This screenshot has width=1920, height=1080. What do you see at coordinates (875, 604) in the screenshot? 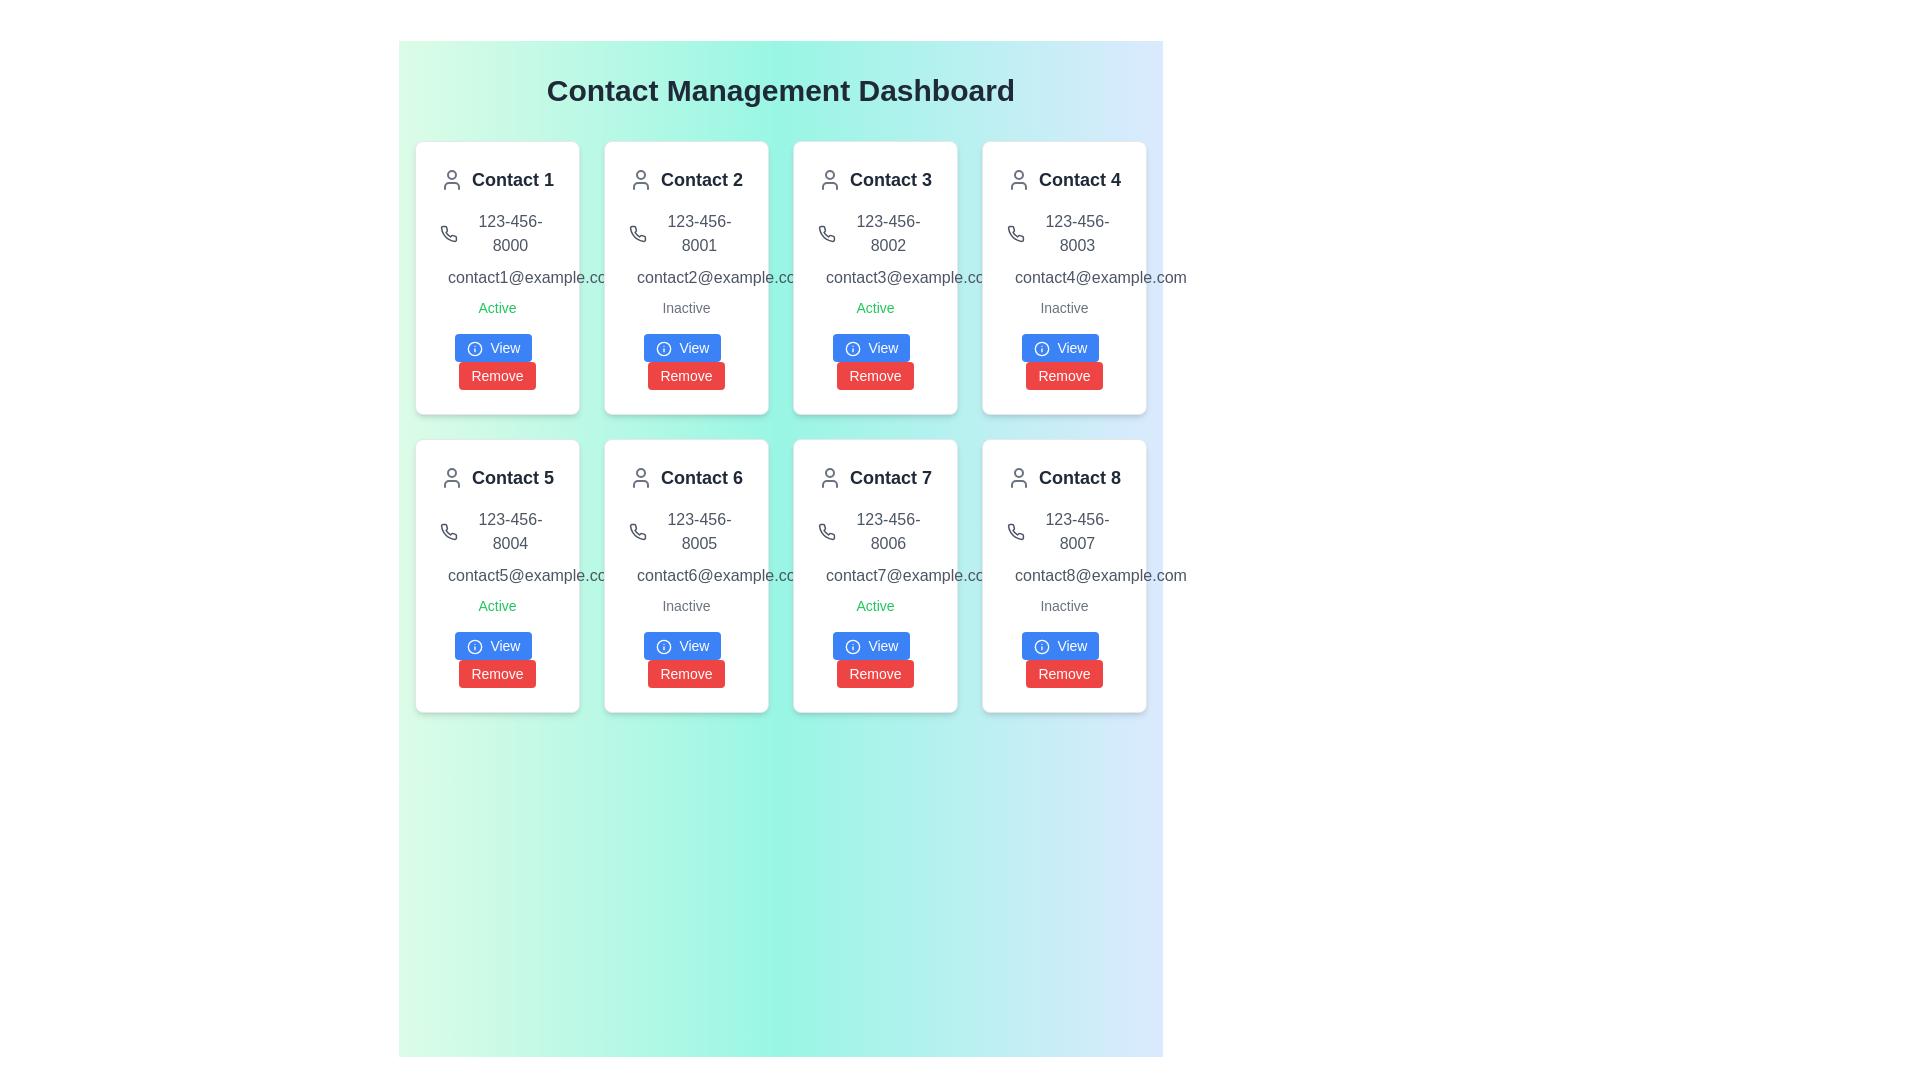
I see `text label displaying 'Active' in green color, which is part of the seventh contact card in the dashboard layout, located in the second row and third column from the left, positioned above the 'View' and 'Remove' buttons` at bounding box center [875, 604].